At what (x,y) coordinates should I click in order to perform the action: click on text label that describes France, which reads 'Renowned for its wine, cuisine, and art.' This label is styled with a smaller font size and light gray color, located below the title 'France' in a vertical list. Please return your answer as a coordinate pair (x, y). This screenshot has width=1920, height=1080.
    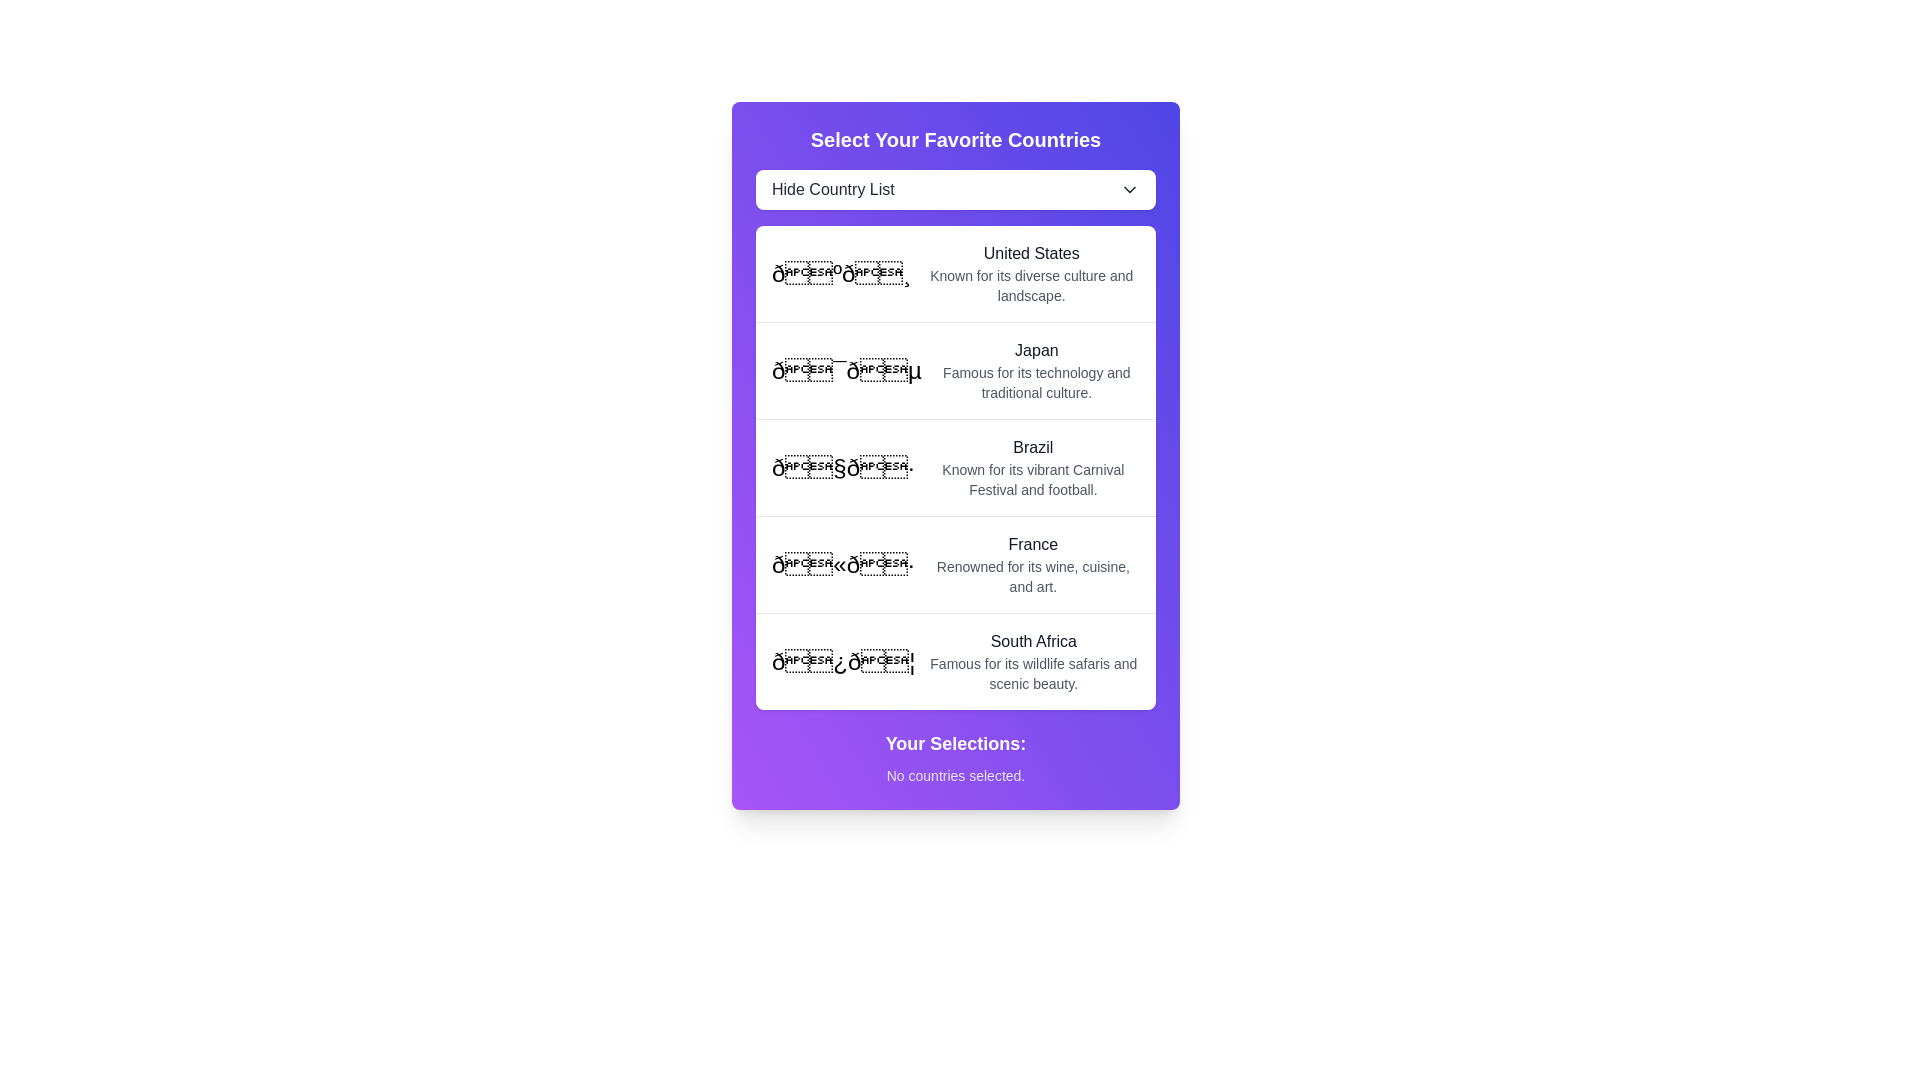
    Looking at the image, I should click on (1033, 577).